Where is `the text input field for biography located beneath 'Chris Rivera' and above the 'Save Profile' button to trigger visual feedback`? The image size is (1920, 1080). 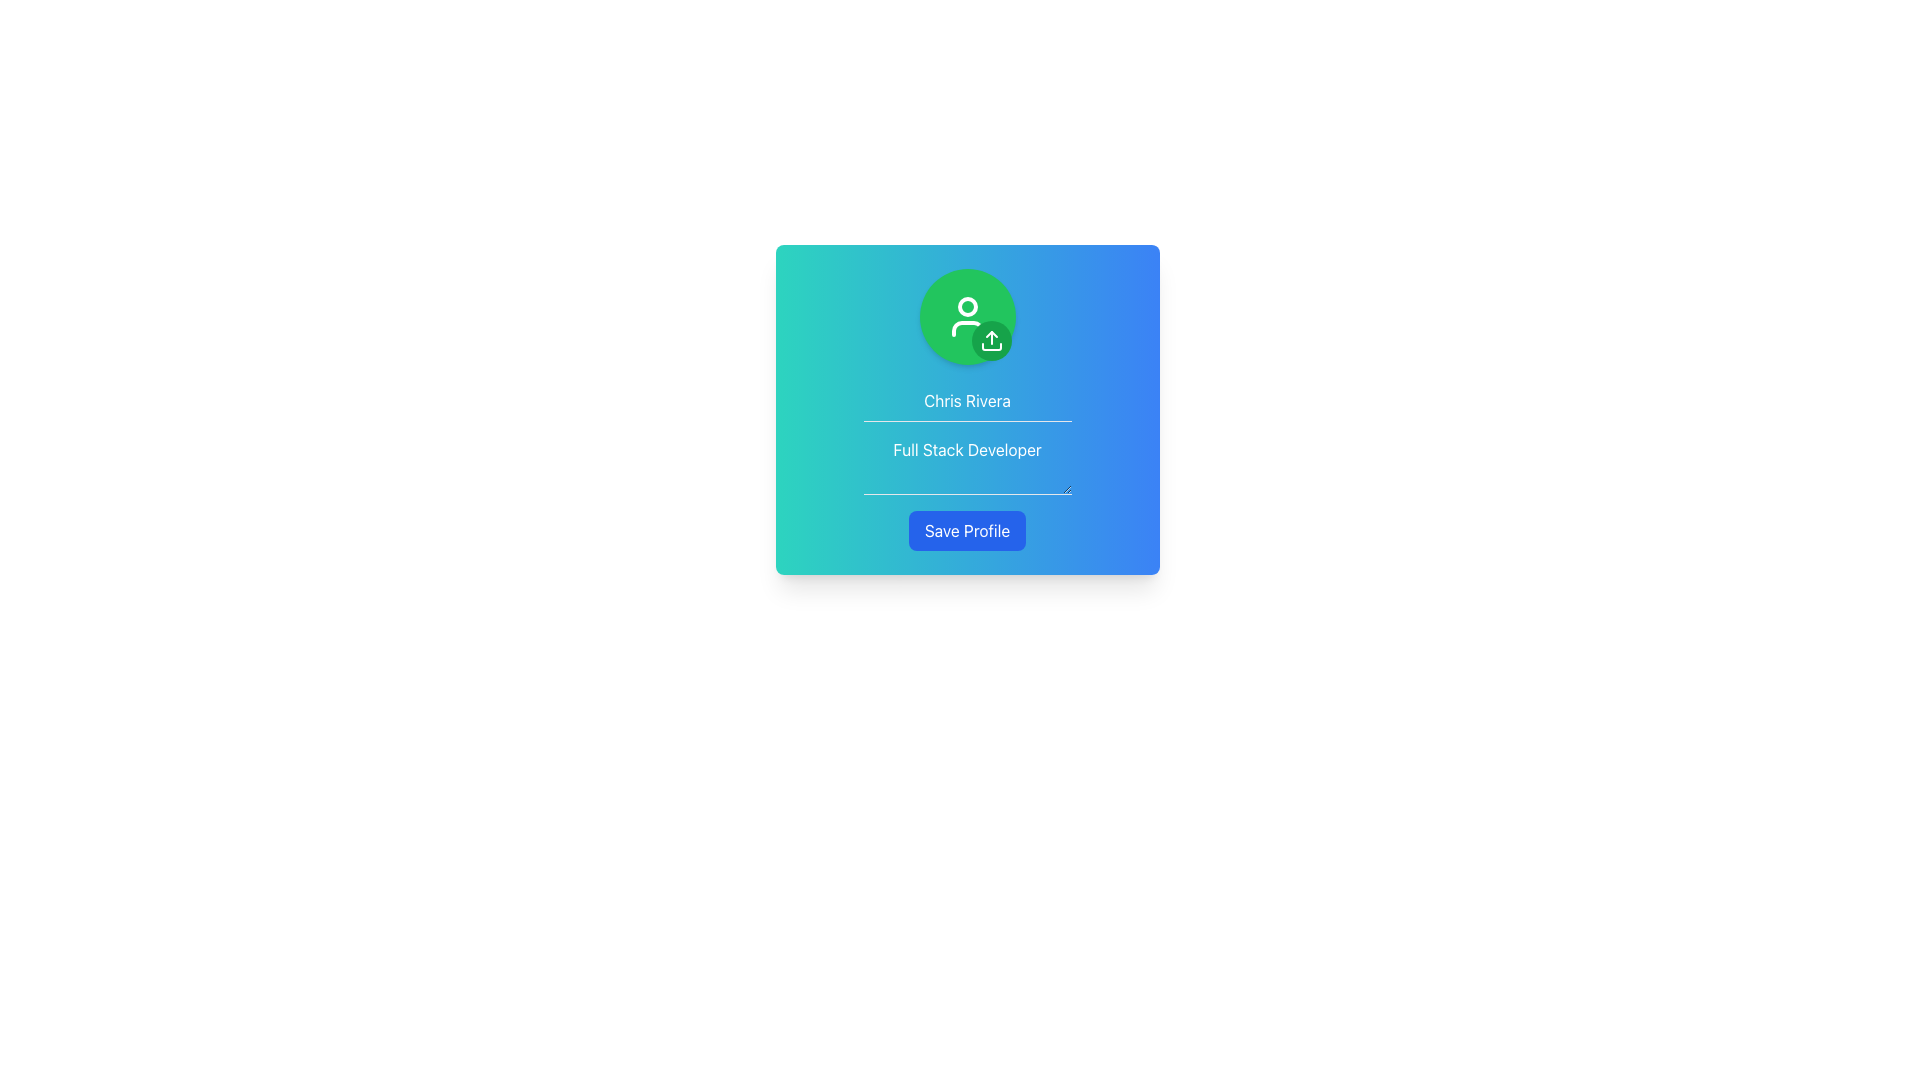 the text input field for biography located beneath 'Chris Rivera' and above the 'Save Profile' button to trigger visual feedback is located at coordinates (967, 462).